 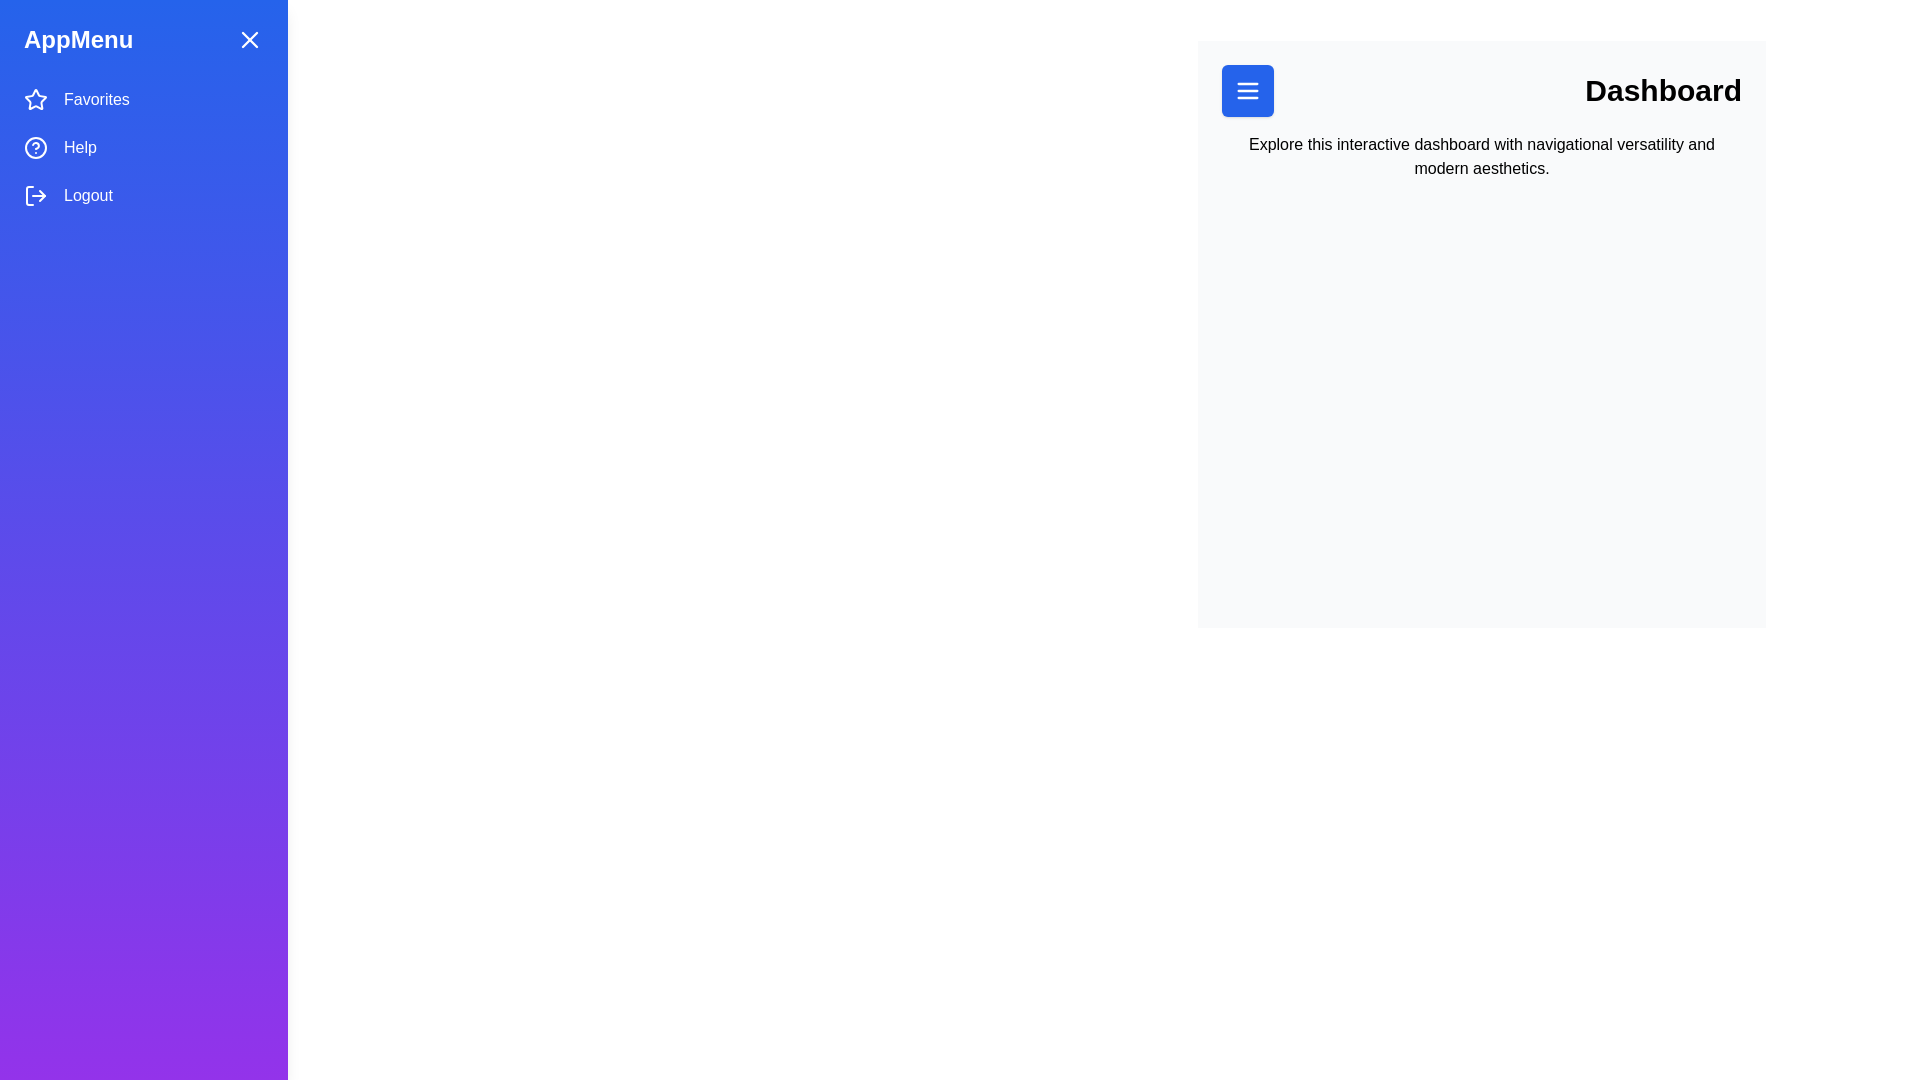 I want to click on the middle item in the vertical navigation menu that provides access to help or support, located between 'Favorites' and 'Logout', so click(x=143, y=146).